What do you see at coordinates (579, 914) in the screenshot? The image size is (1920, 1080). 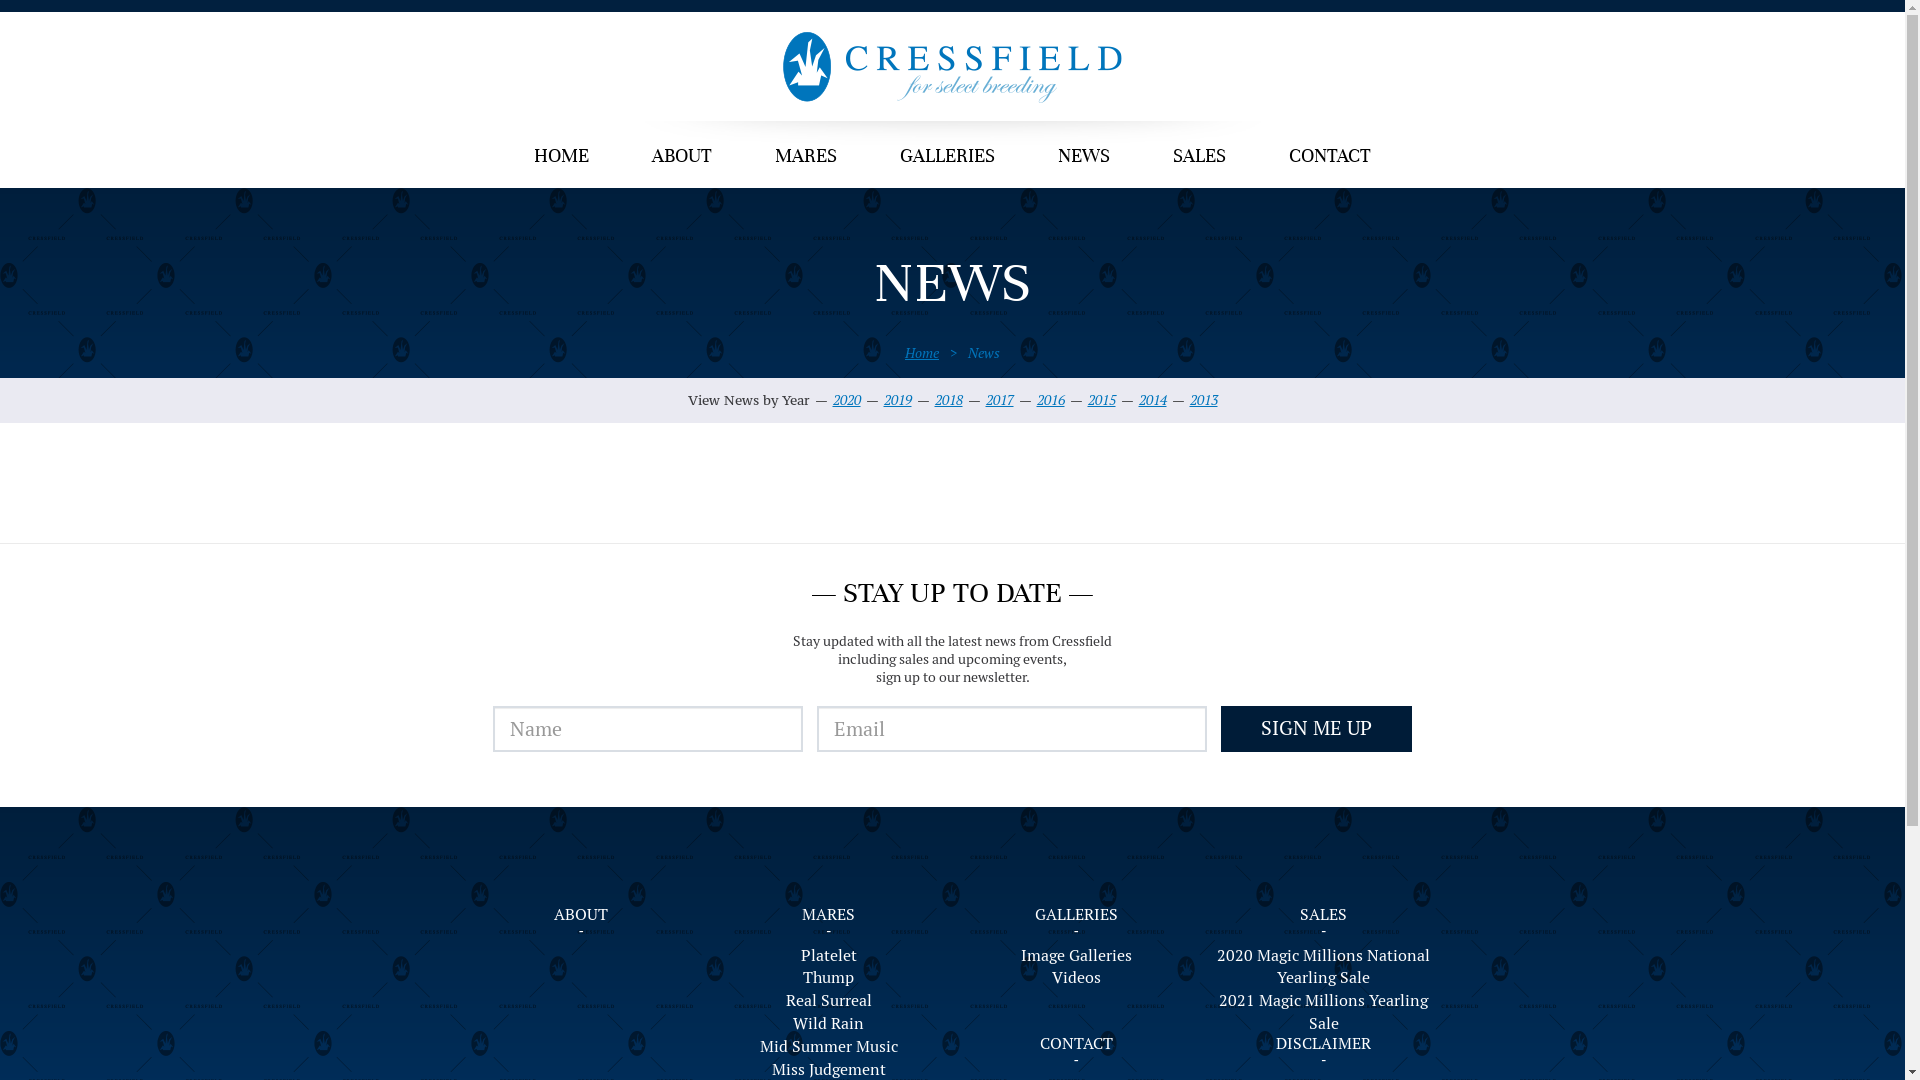 I see `'ABOUT'` at bounding box center [579, 914].